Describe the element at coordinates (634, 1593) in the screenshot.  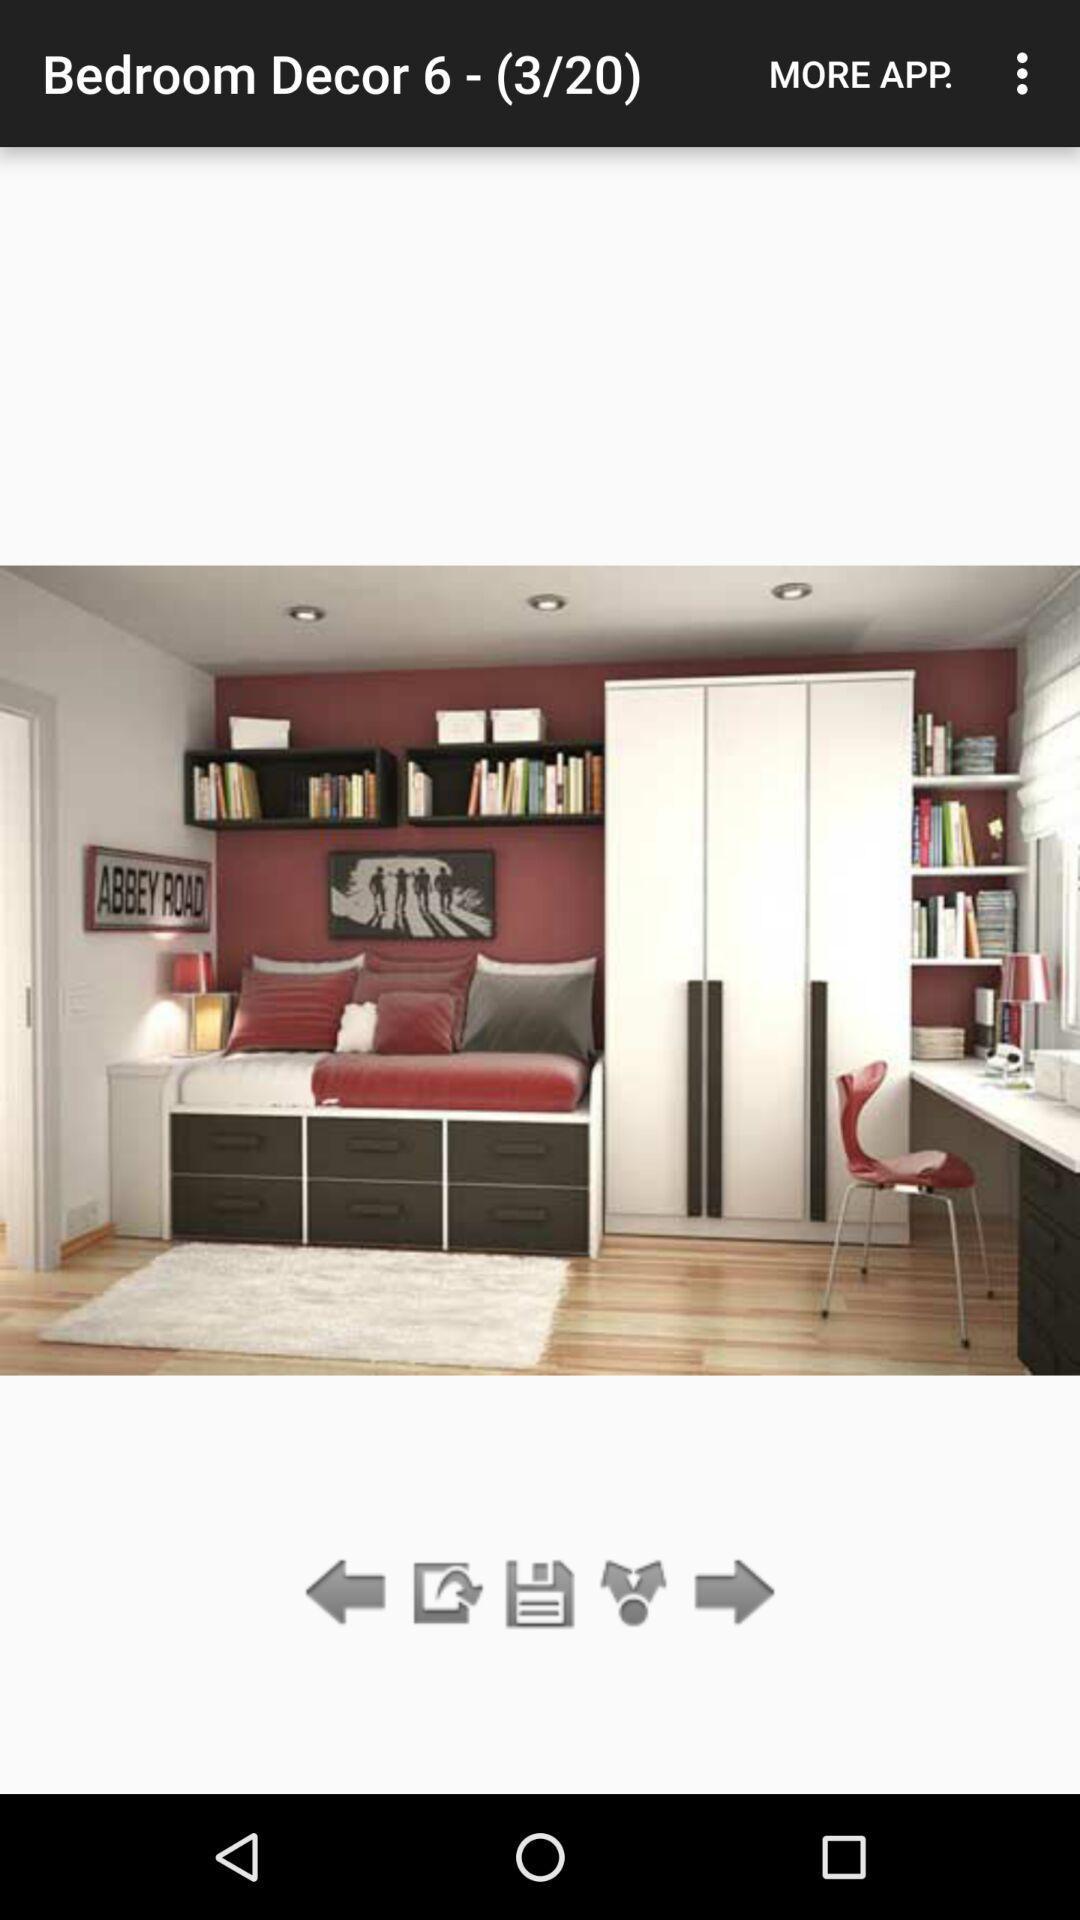
I see `the share icon` at that location.